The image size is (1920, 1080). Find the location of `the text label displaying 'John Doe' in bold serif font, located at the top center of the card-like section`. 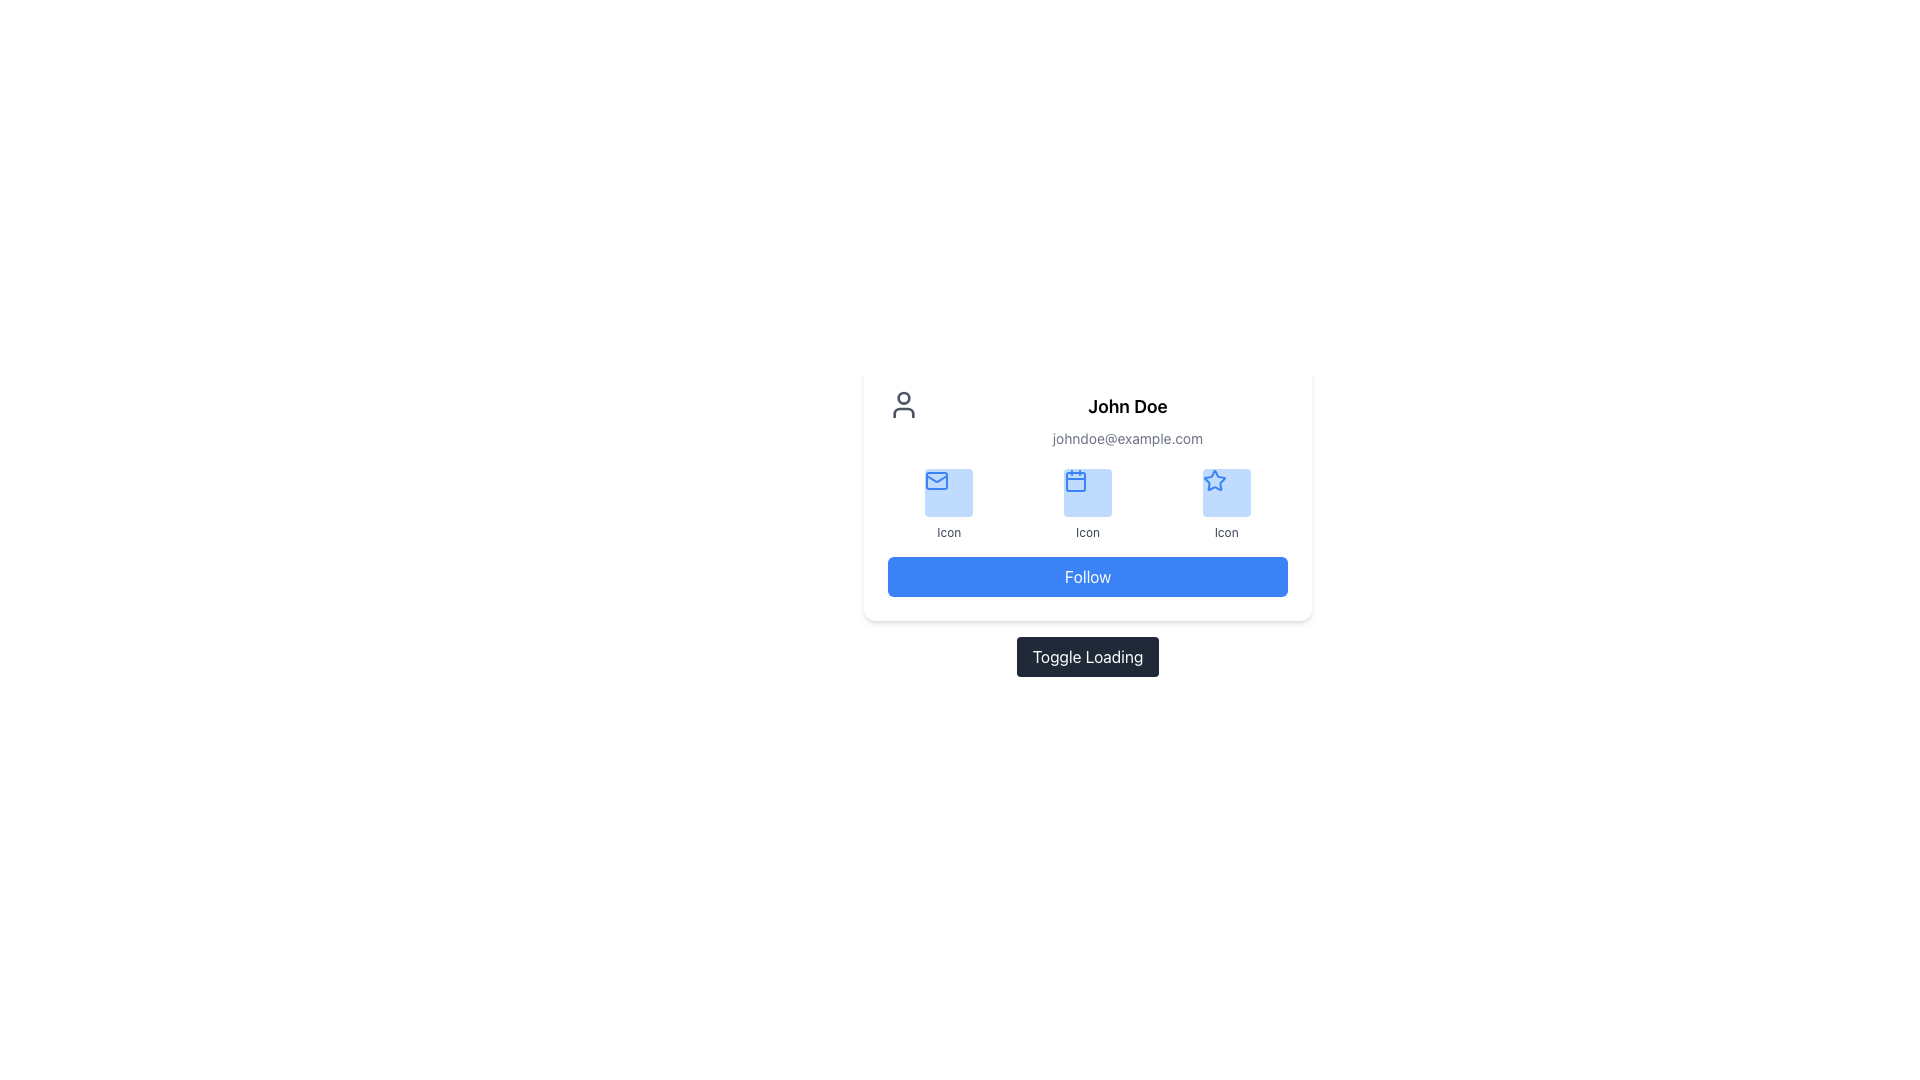

the text label displaying 'John Doe' in bold serif font, located at the top center of the card-like section is located at coordinates (1128, 406).